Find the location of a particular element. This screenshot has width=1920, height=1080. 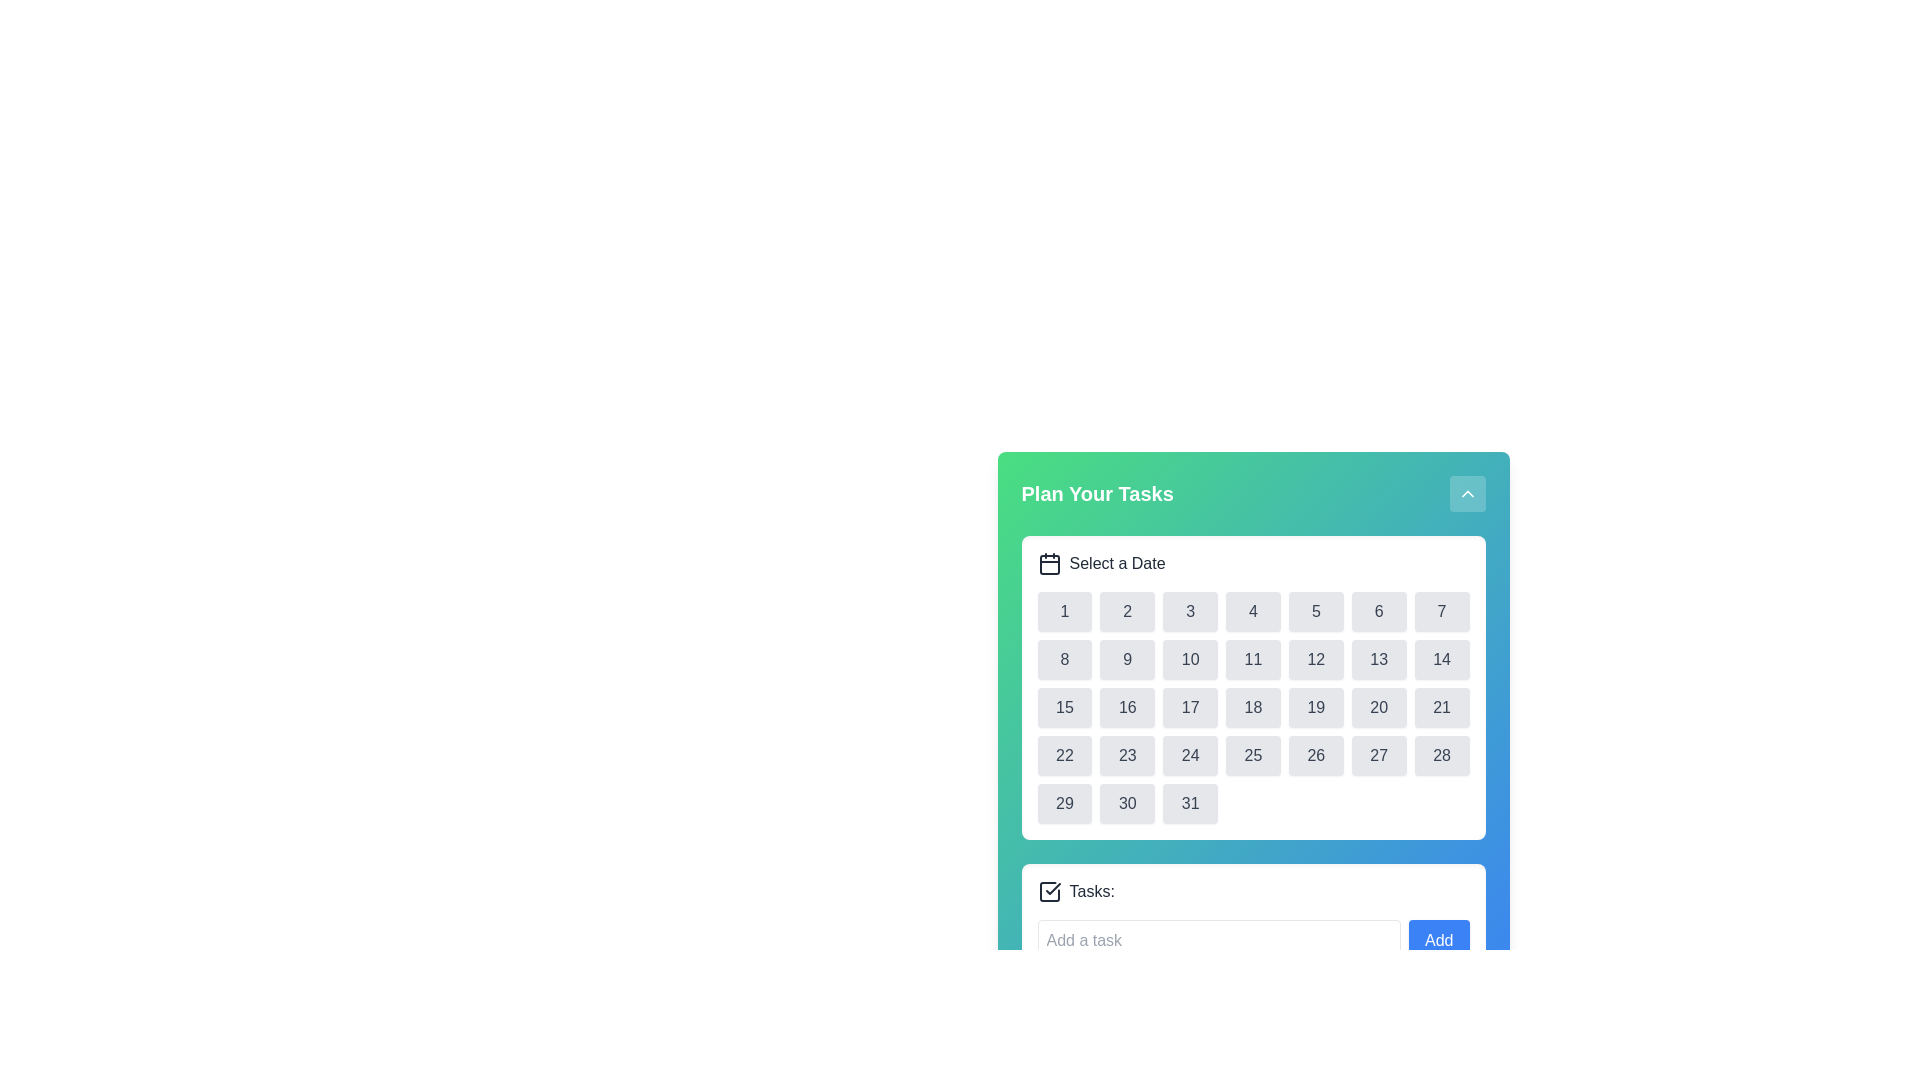

the decorative component of the calendar icon located to the left of the 'Select a Date' heading, which symbolizes the date-selection functionality is located at coordinates (1048, 564).